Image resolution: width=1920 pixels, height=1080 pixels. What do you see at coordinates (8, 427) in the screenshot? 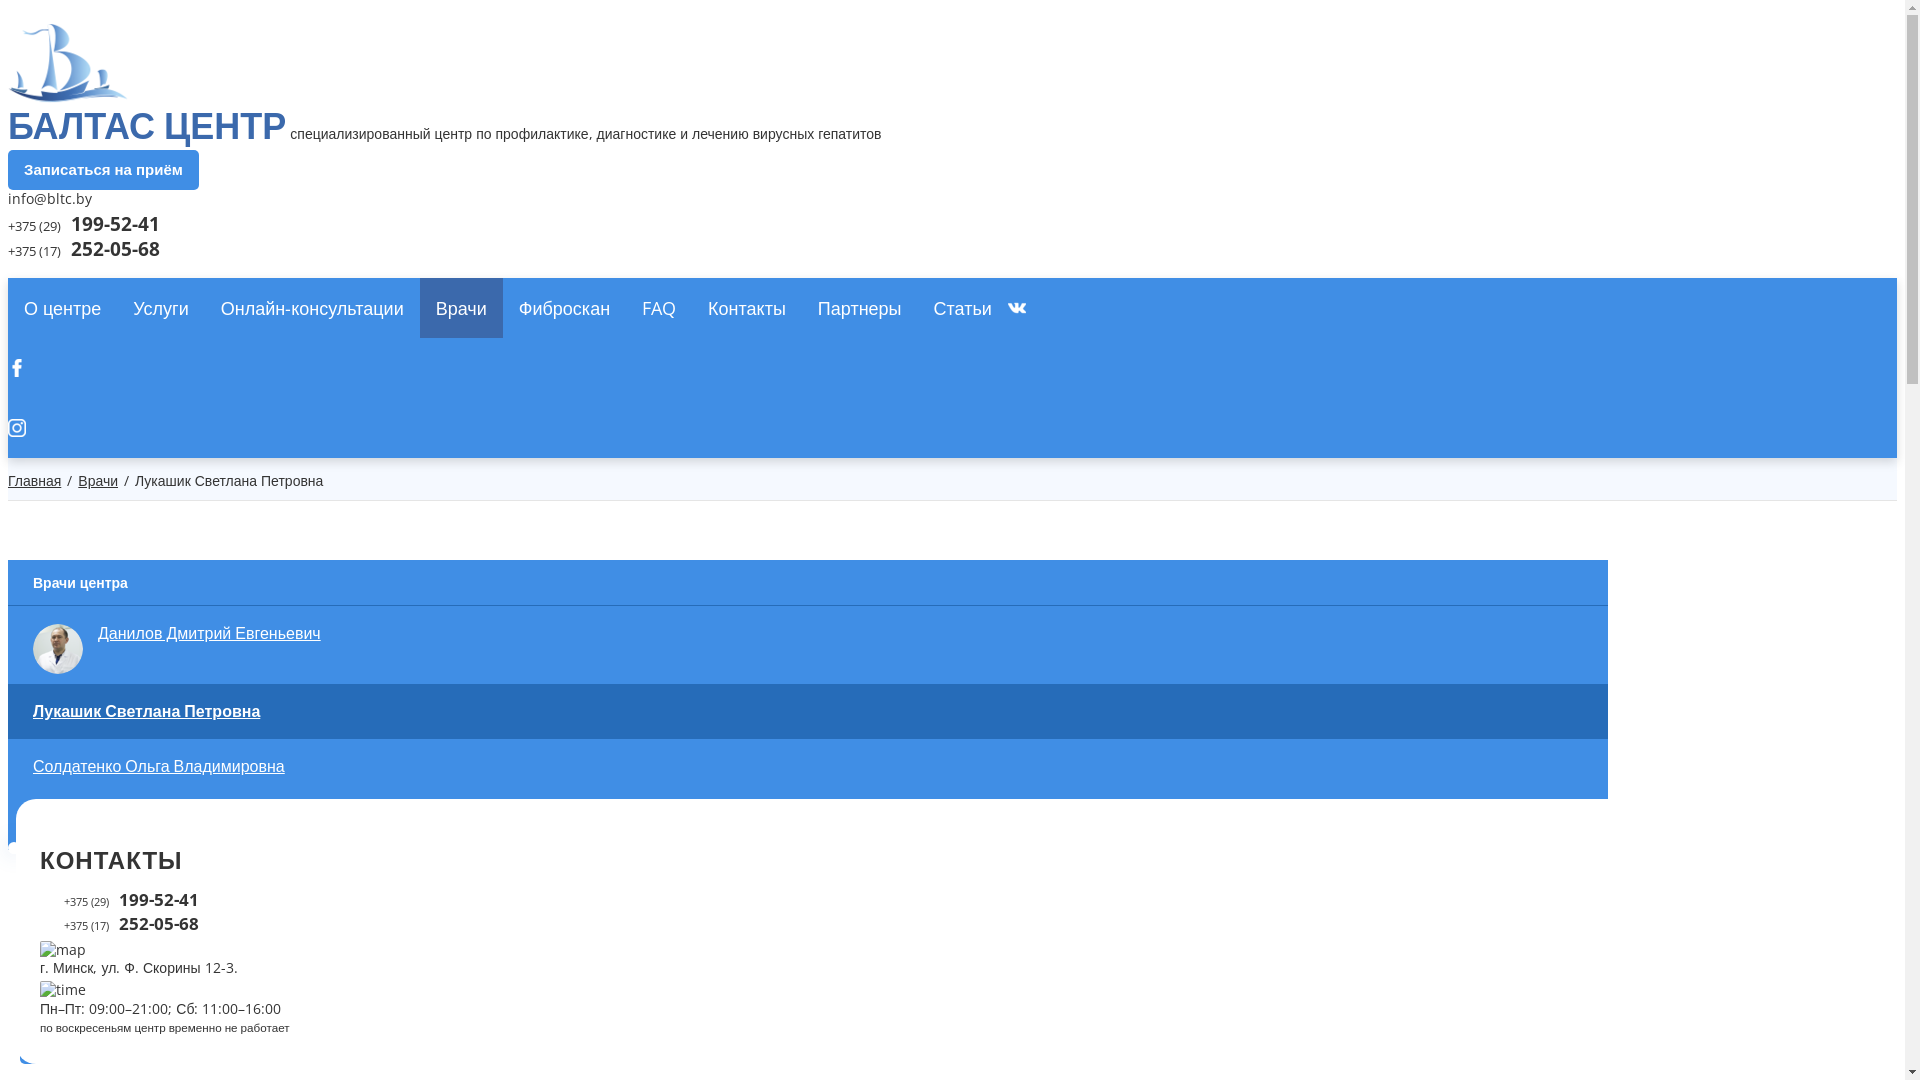
I see `'Instagram'` at bounding box center [8, 427].